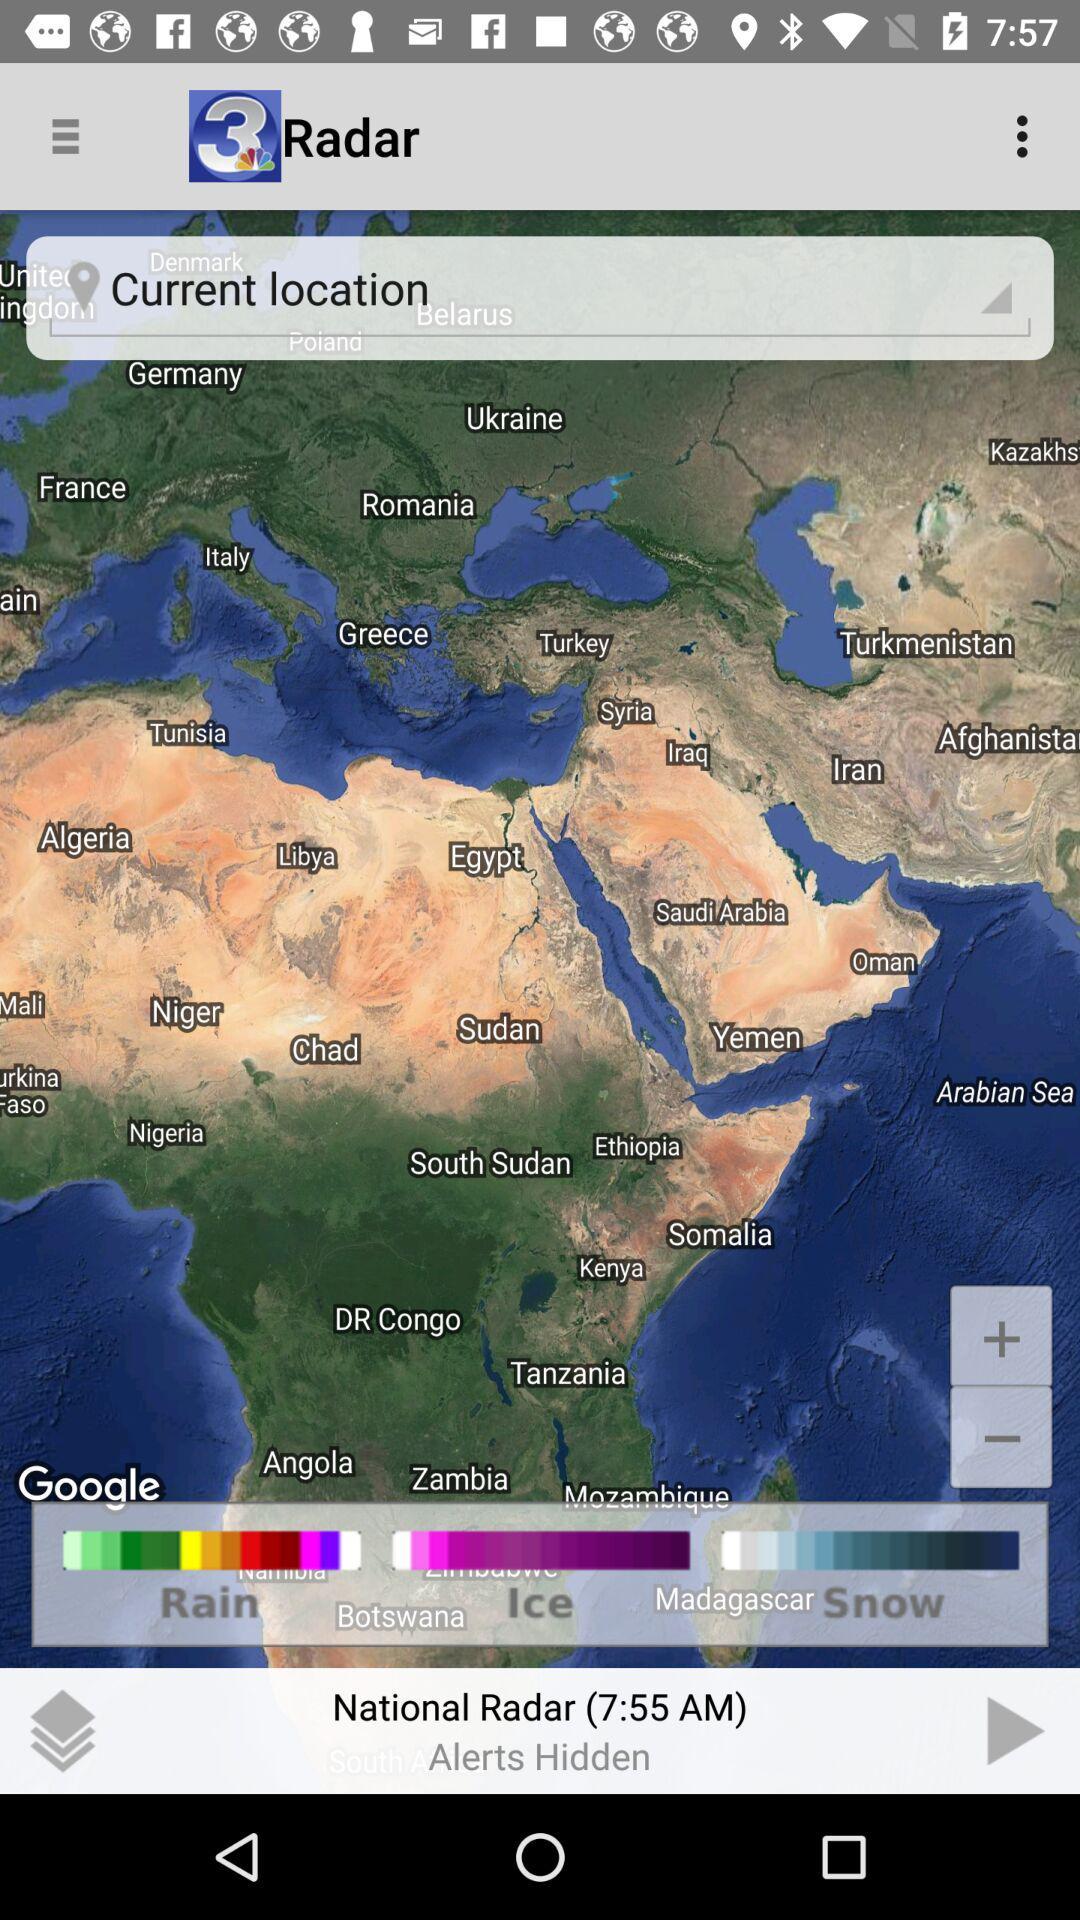 The image size is (1080, 1920). Describe the element at coordinates (540, 1002) in the screenshot. I see `icon at the center` at that location.